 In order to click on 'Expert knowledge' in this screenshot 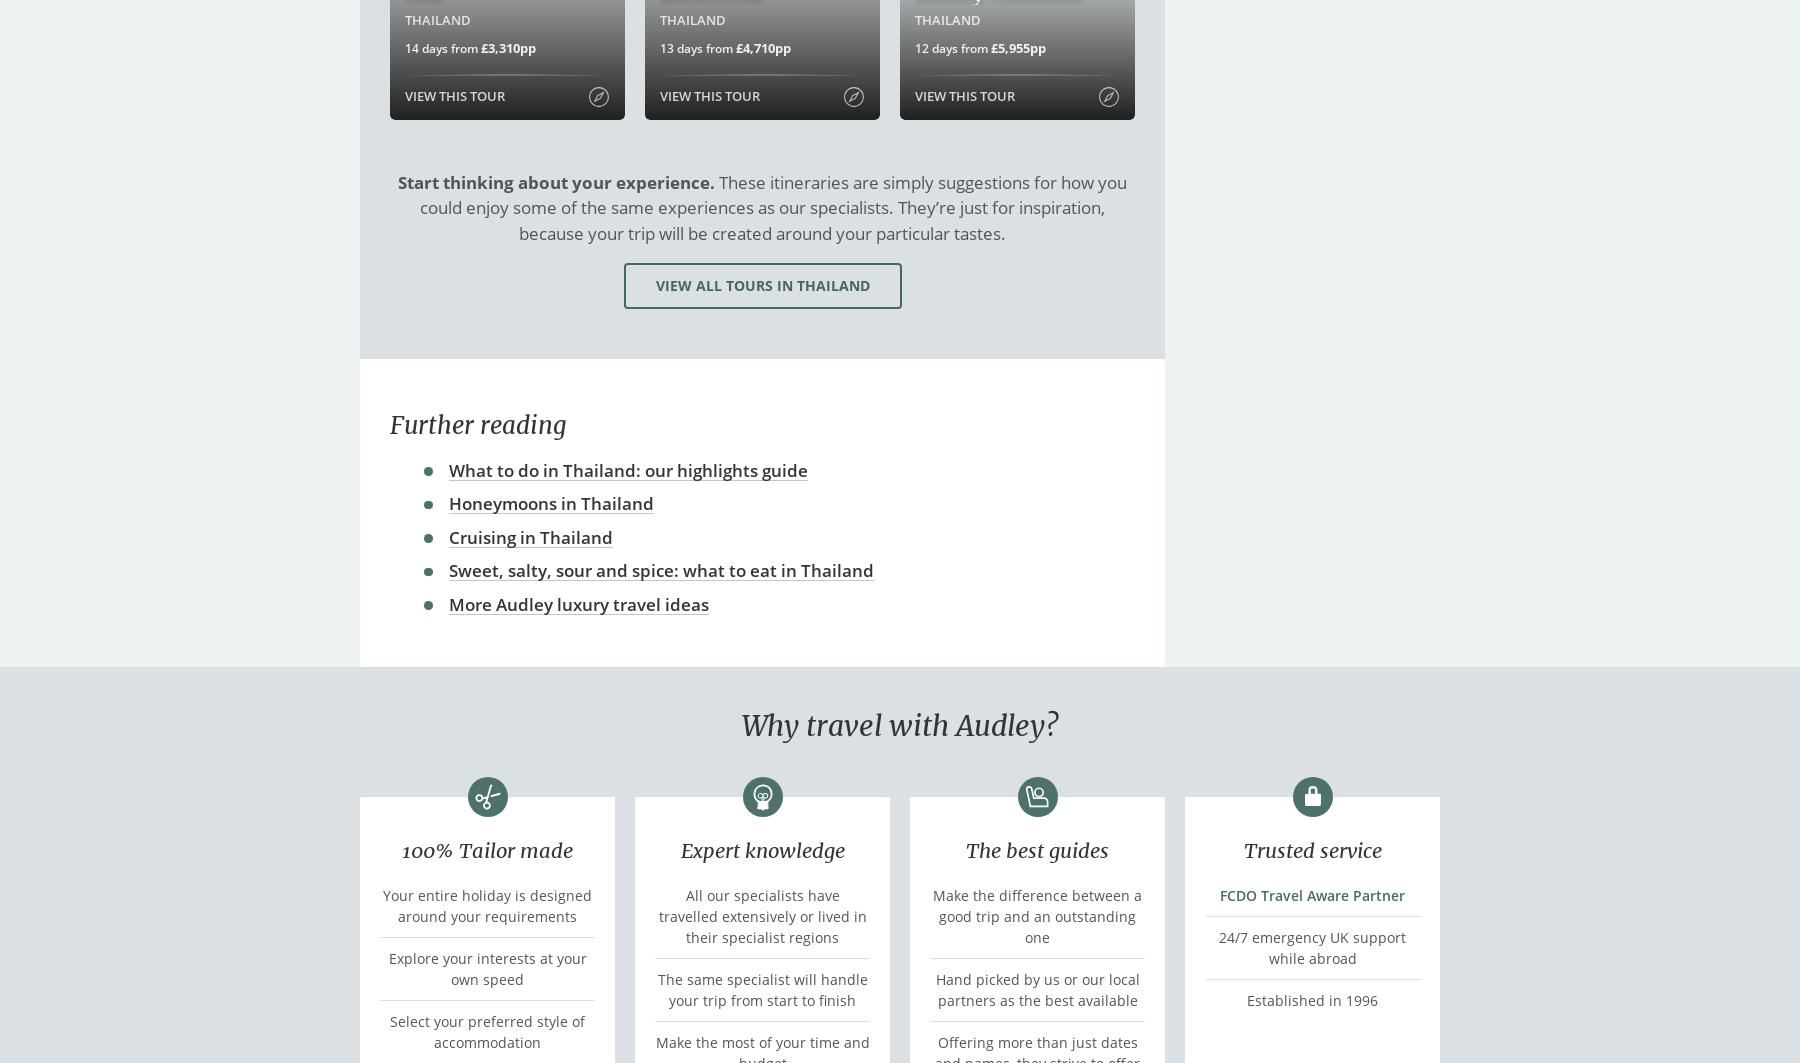, I will do `click(679, 848)`.